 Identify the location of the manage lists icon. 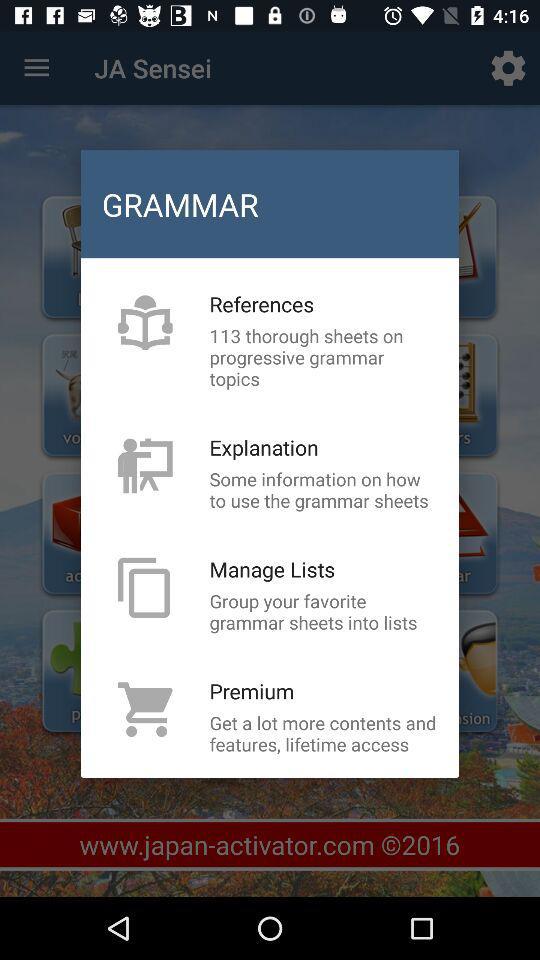
(271, 569).